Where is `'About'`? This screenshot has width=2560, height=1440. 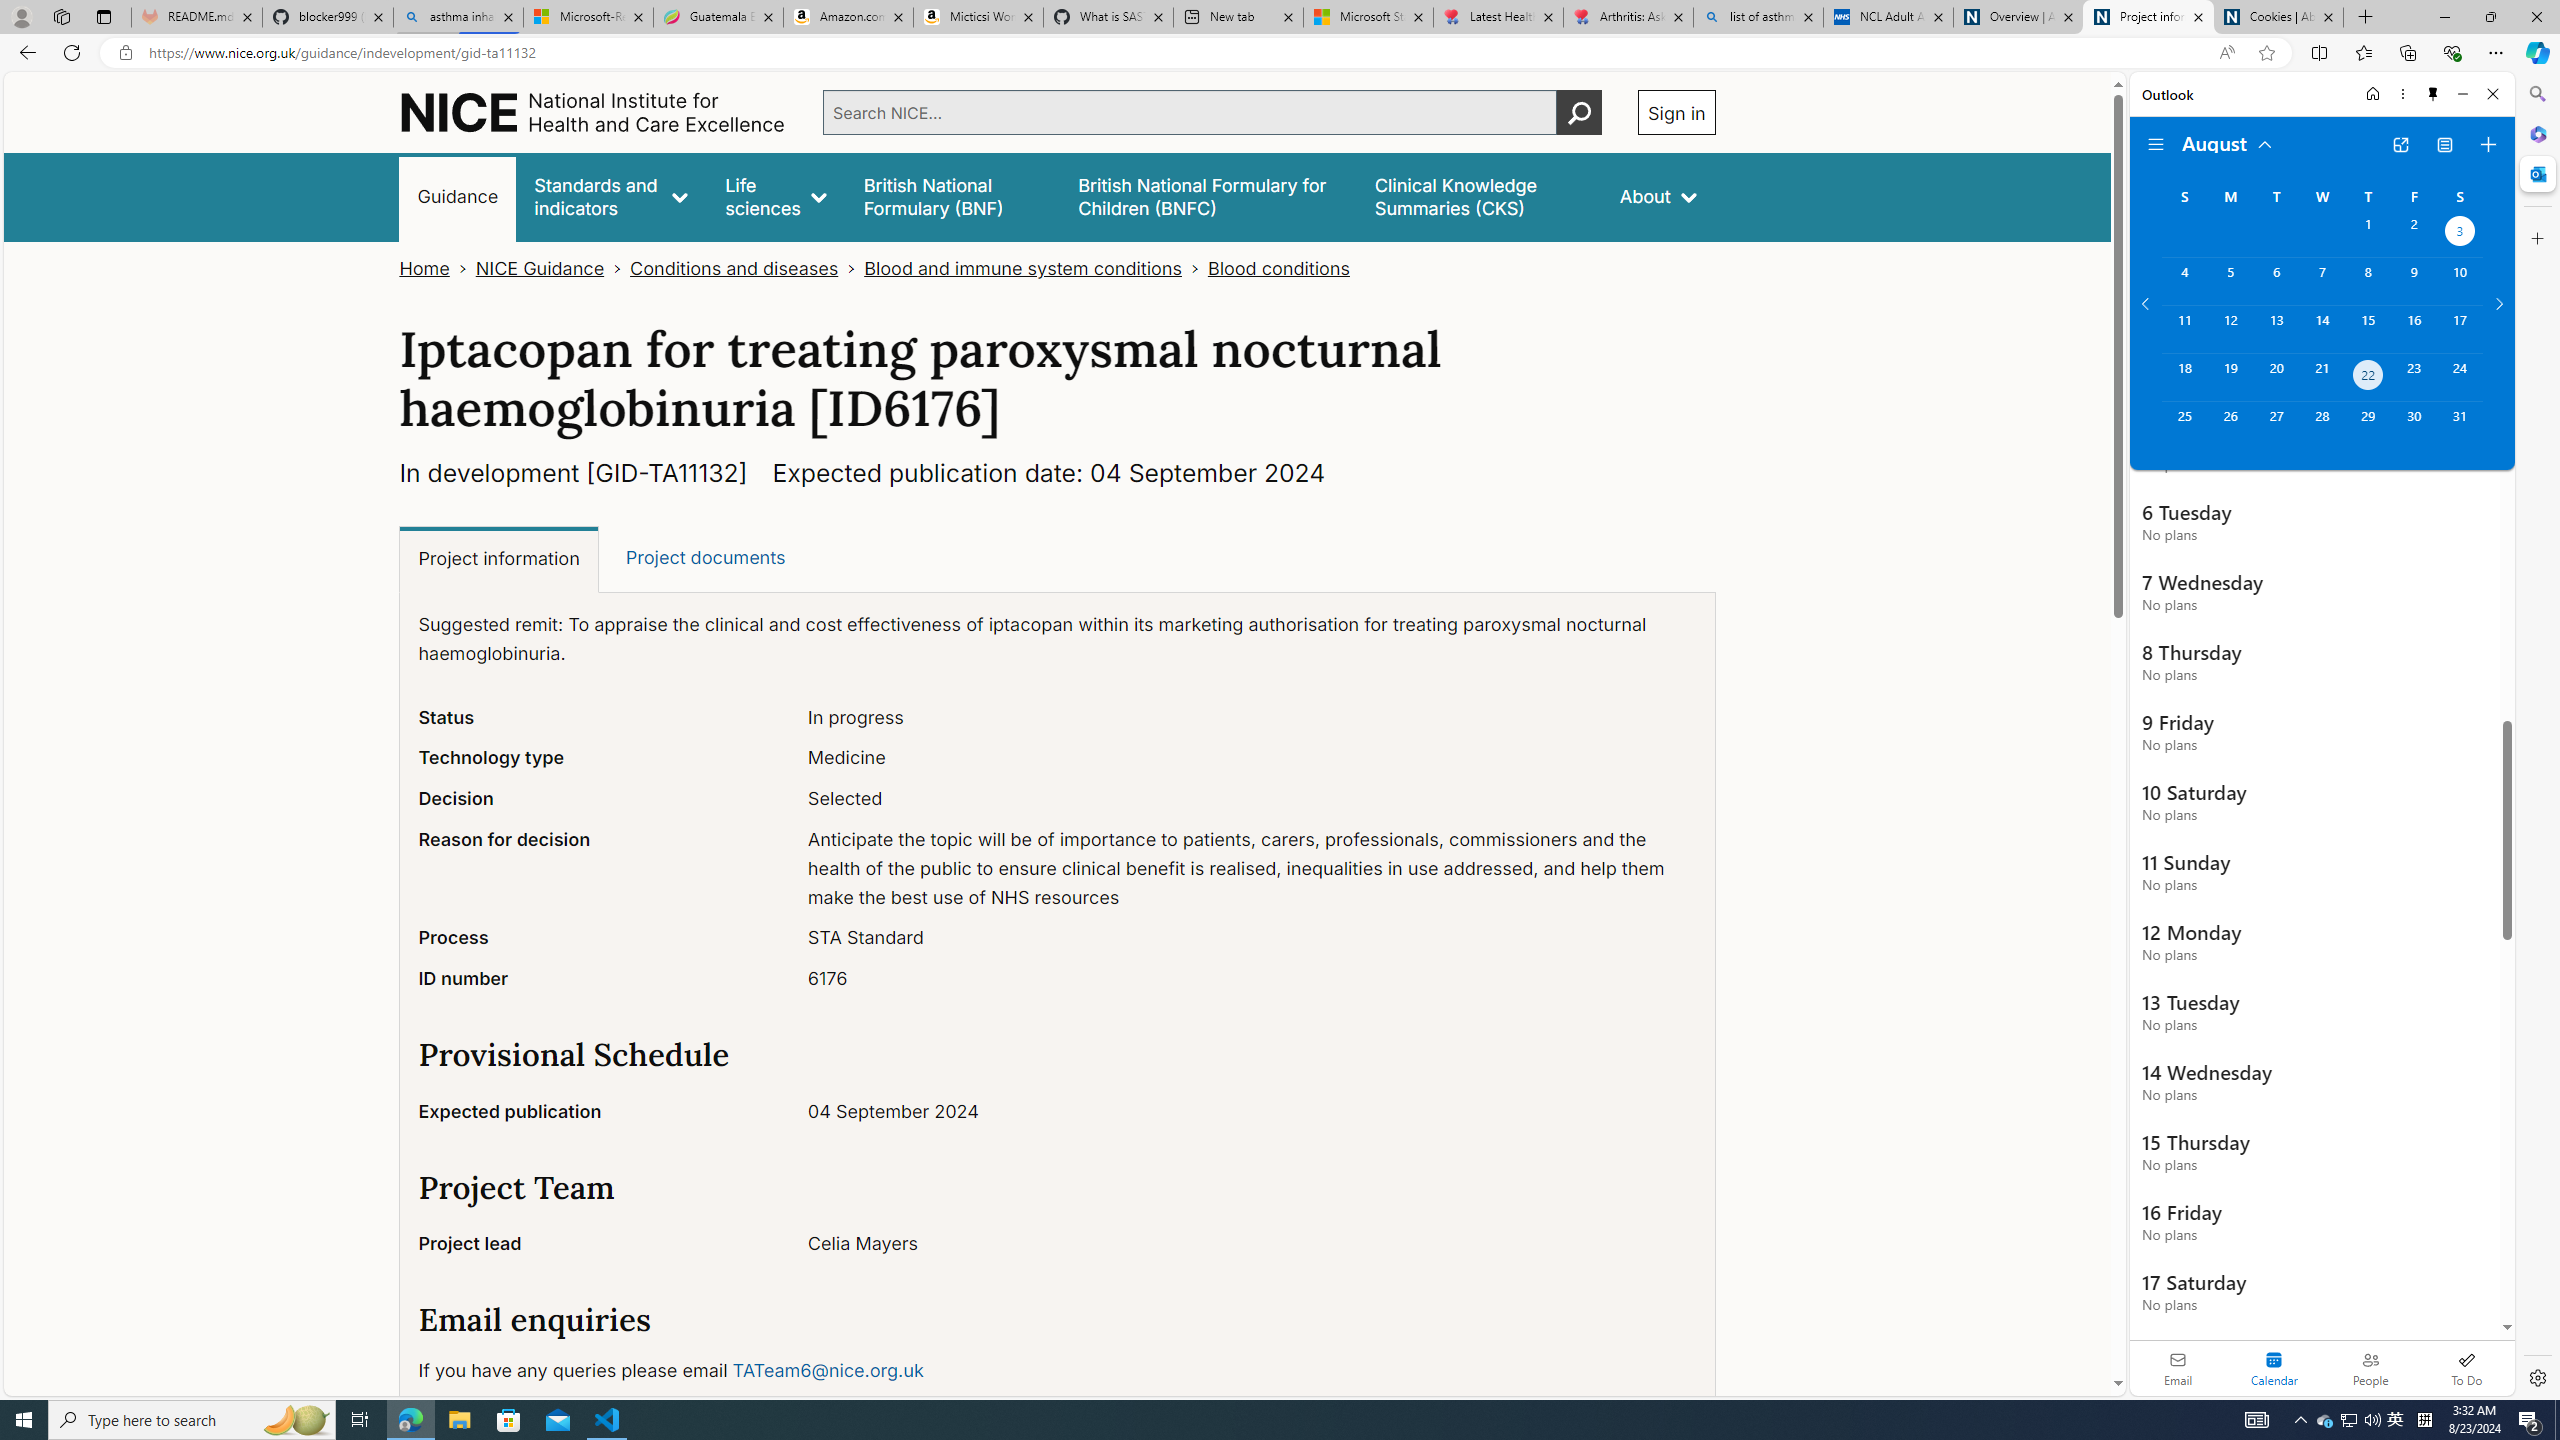 'About' is located at coordinates (1656, 196).